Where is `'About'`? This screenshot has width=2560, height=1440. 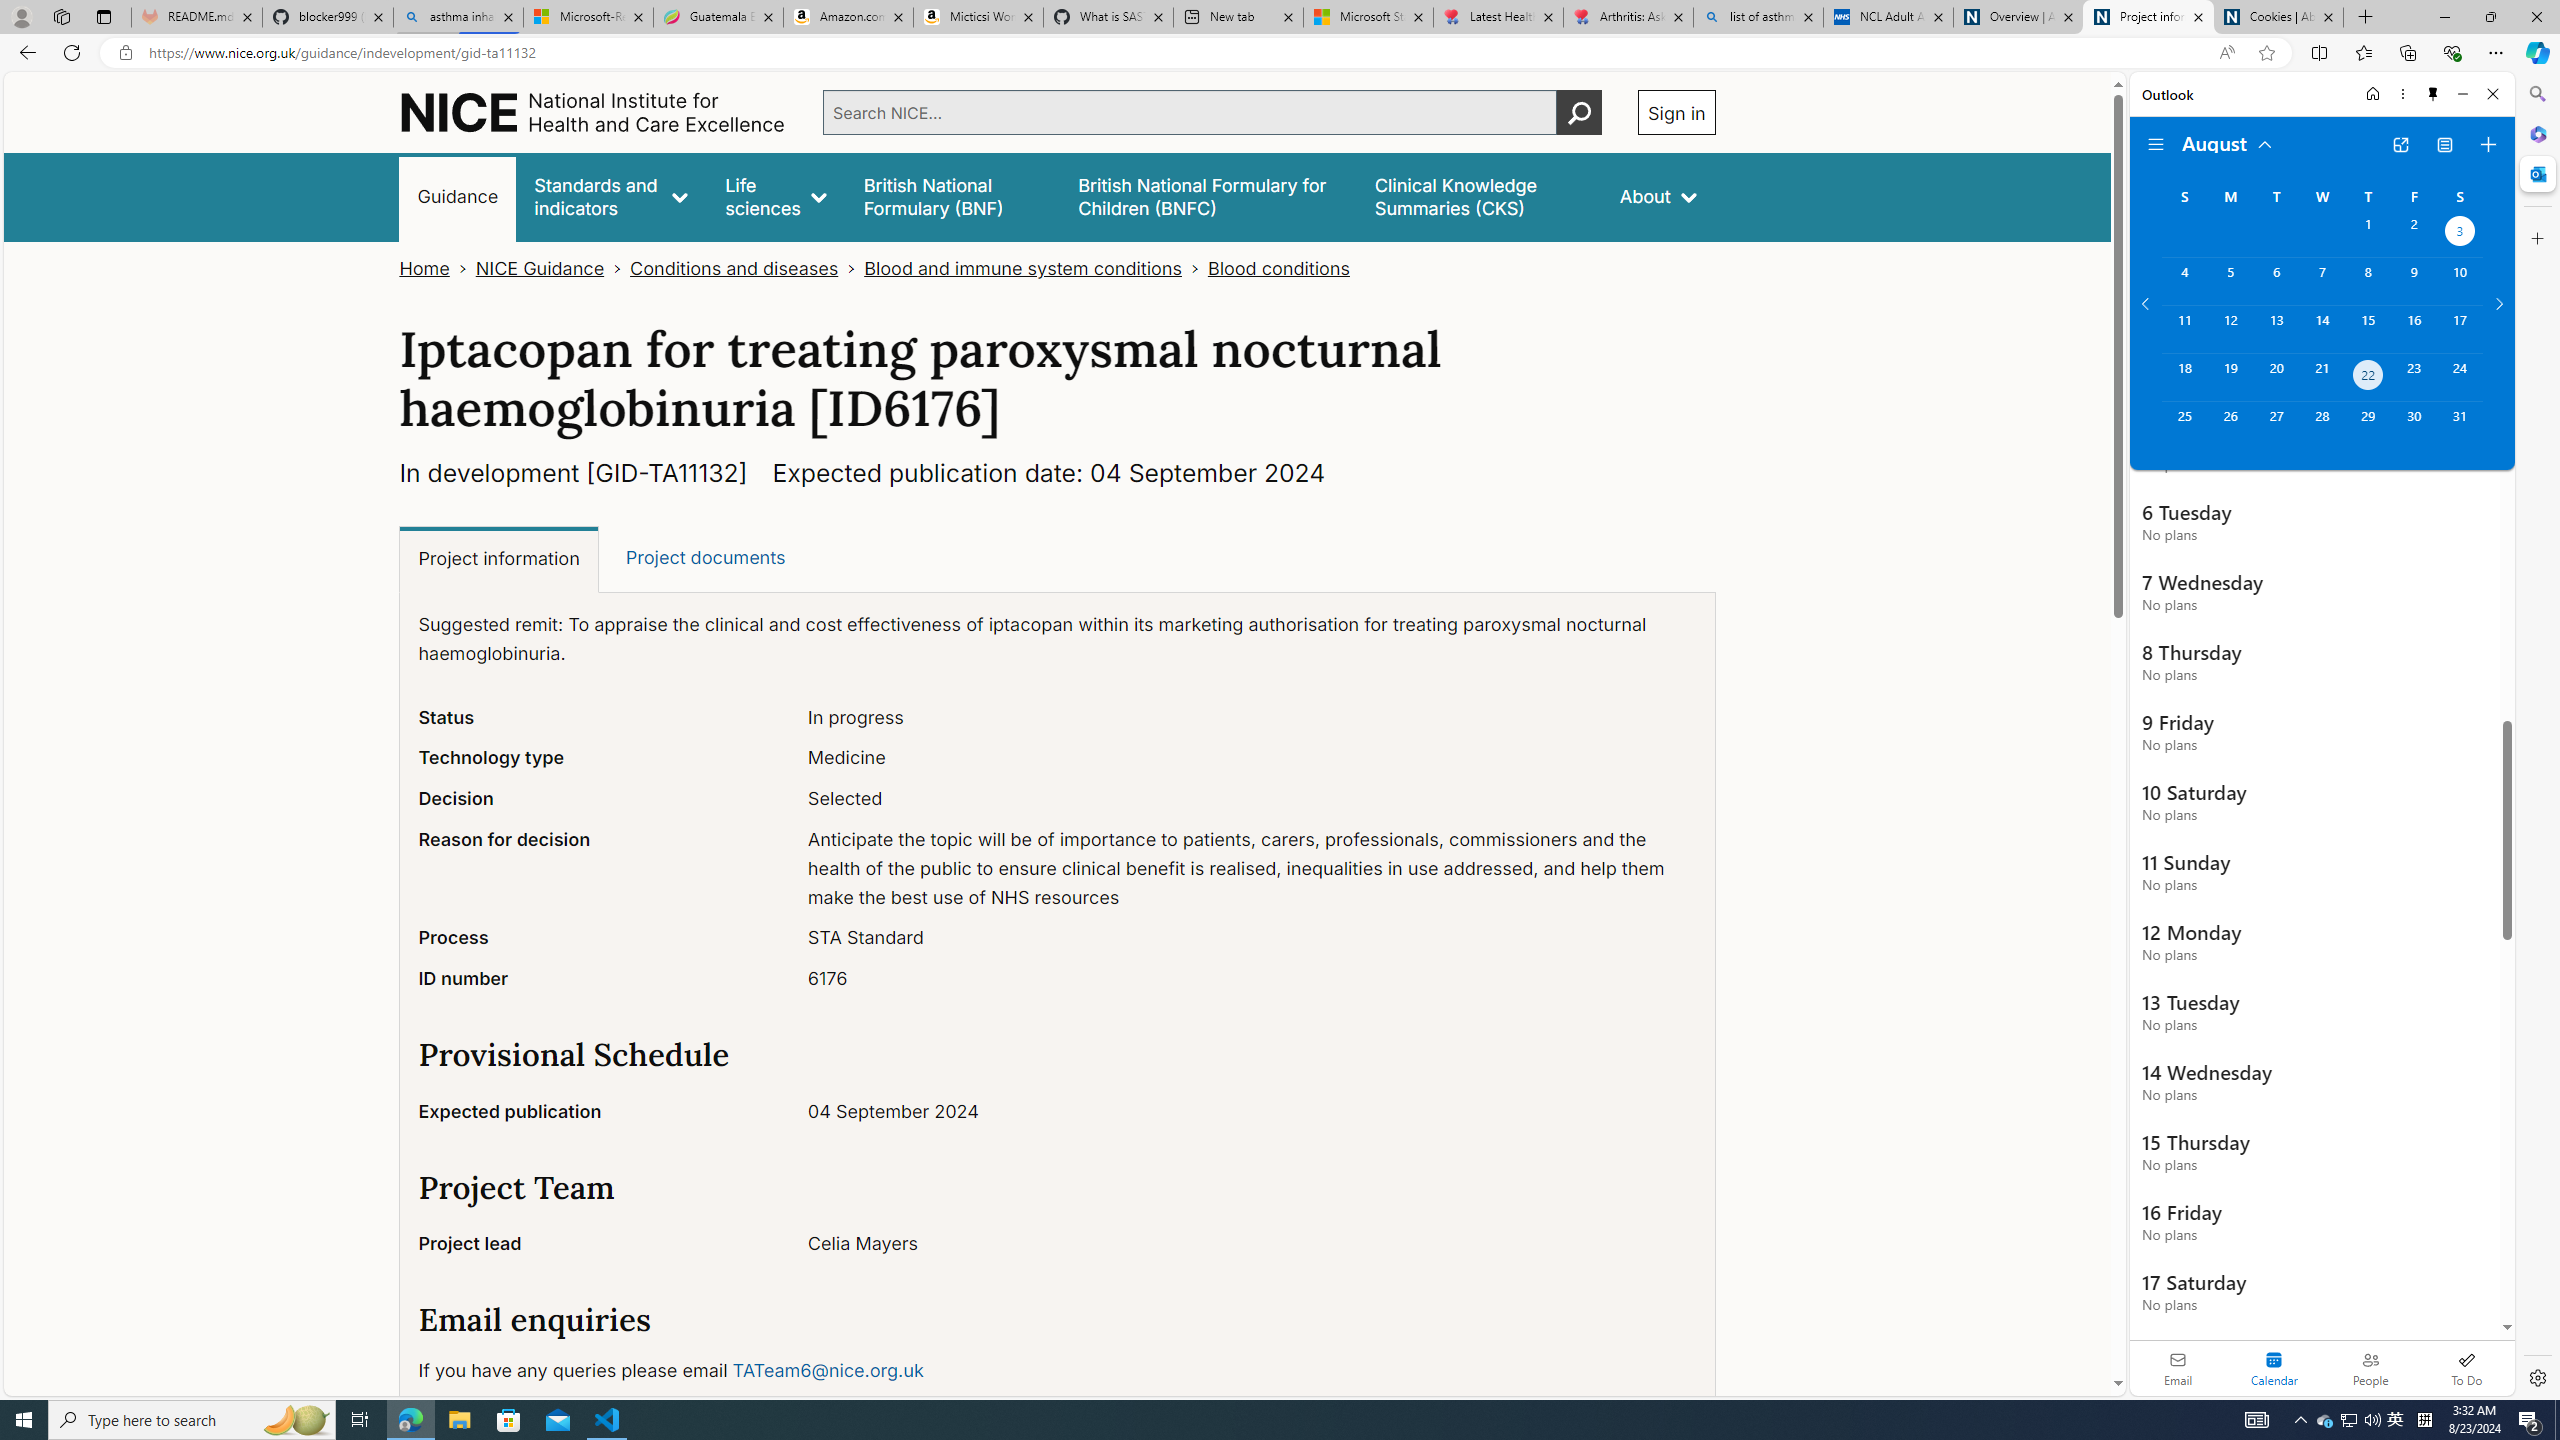 'About' is located at coordinates (1656, 196).